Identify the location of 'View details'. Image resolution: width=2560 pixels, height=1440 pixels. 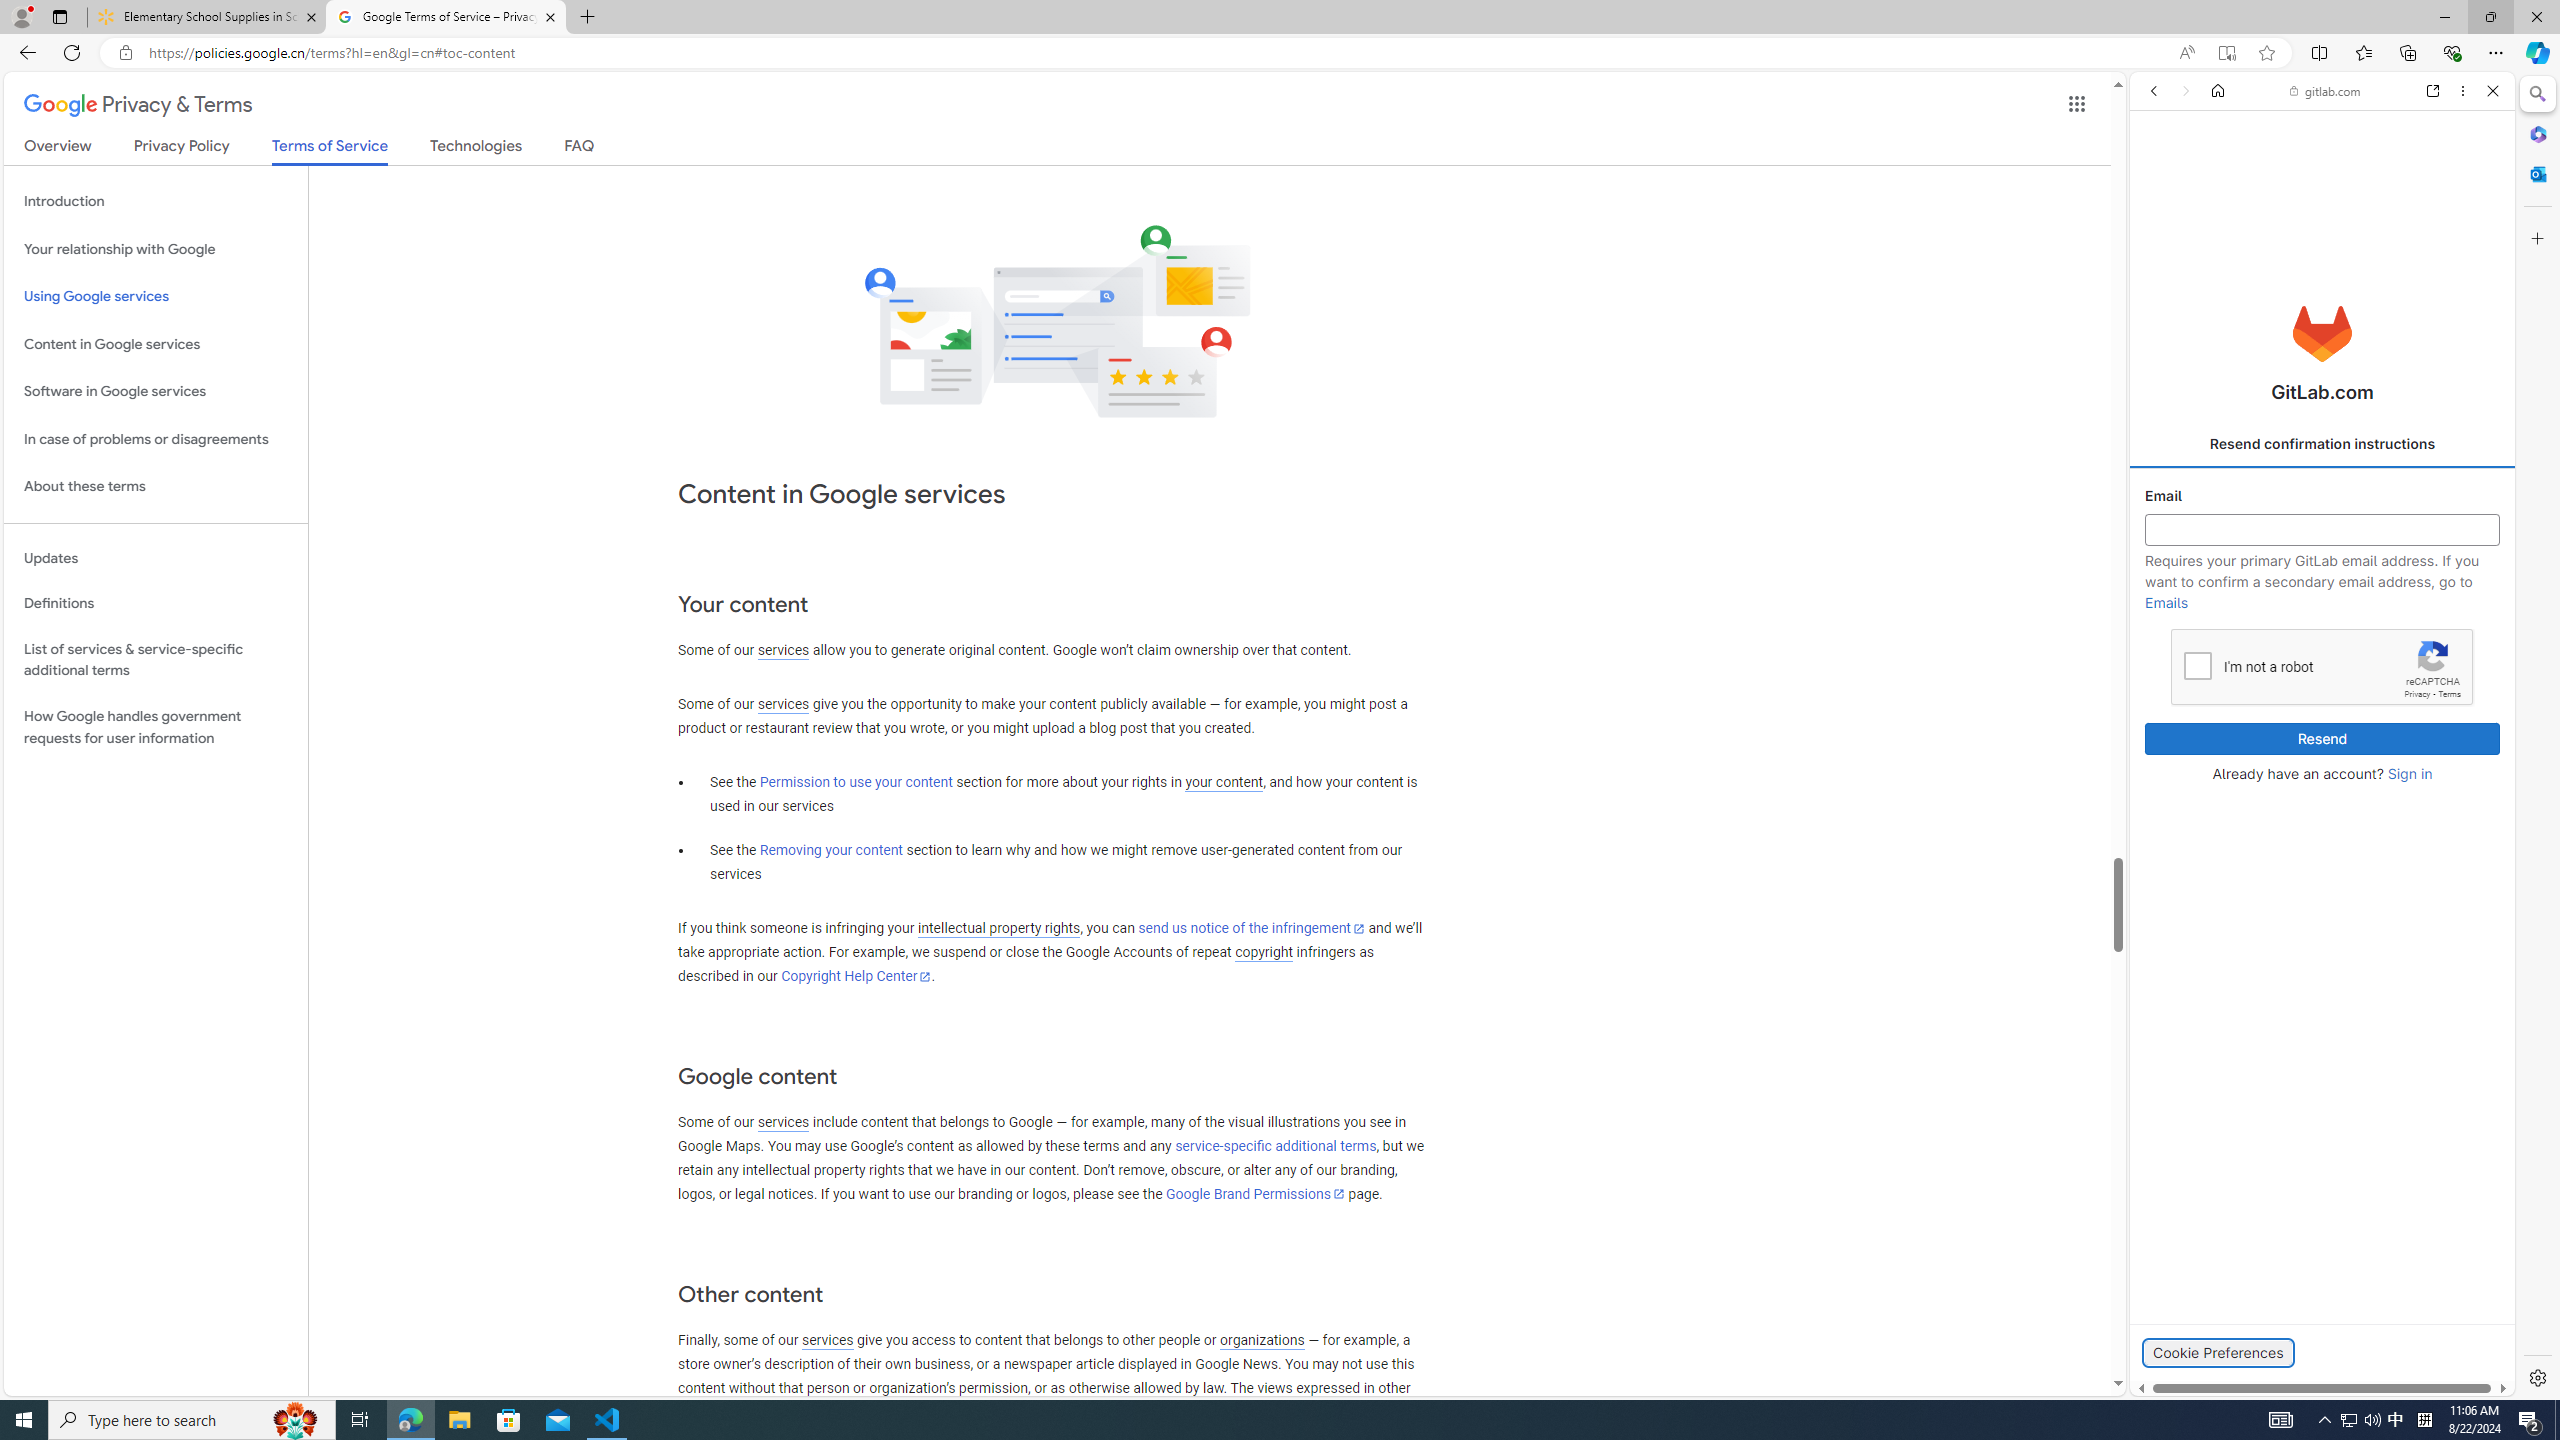
(2425, 973).